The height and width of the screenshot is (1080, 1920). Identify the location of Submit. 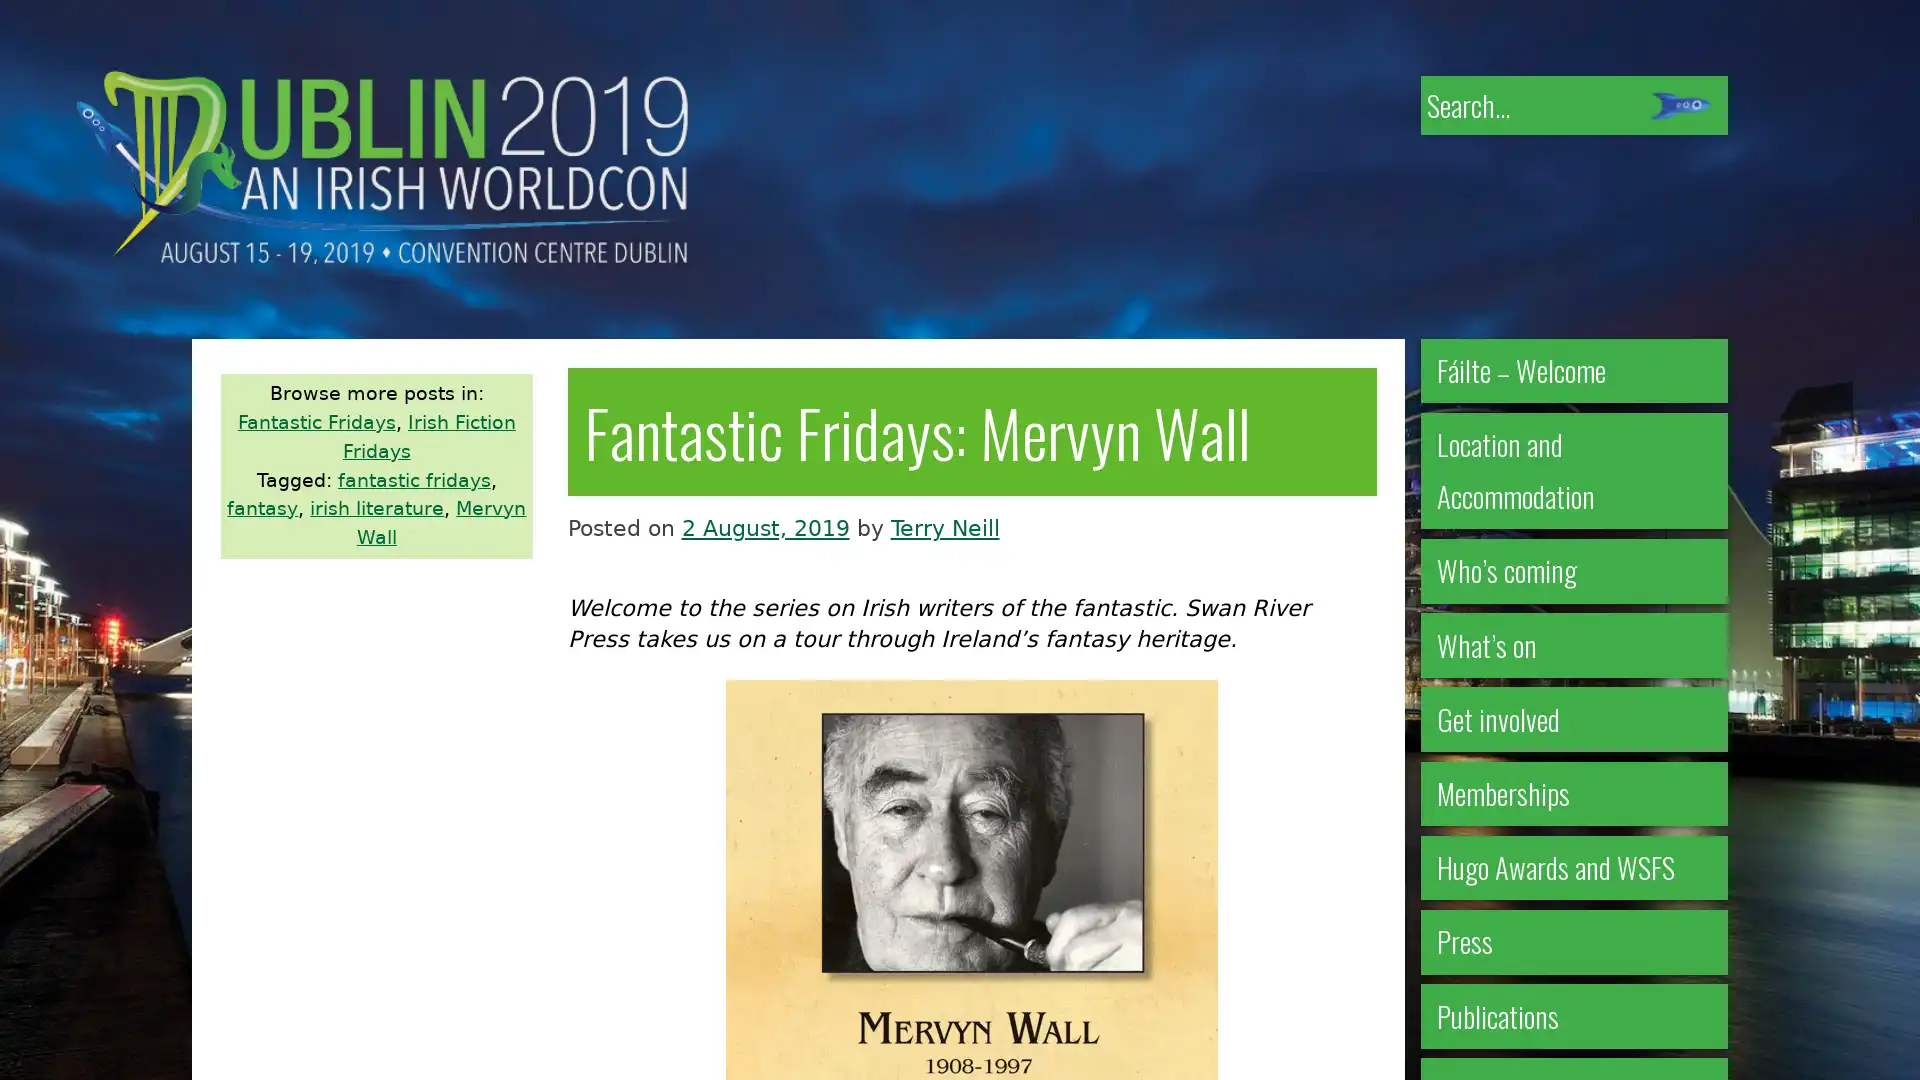
(1680, 106).